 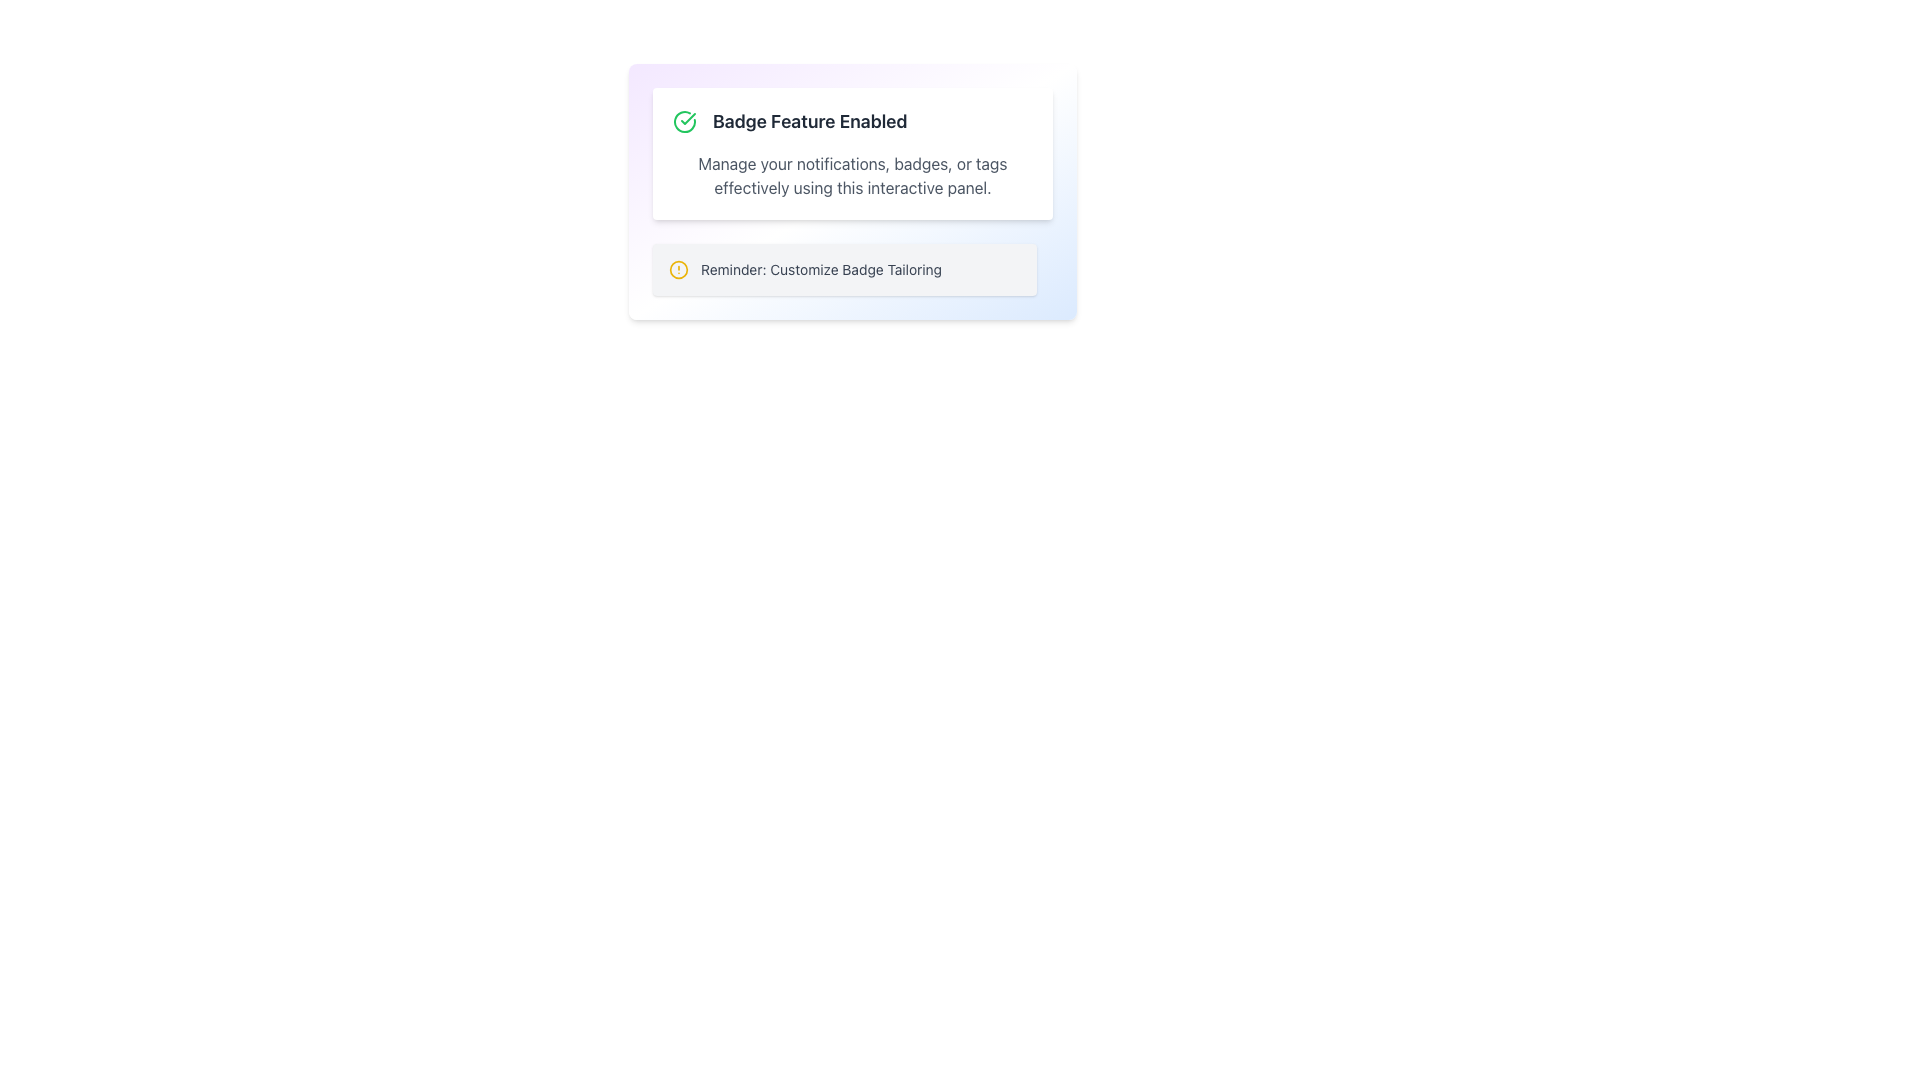 I want to click on the bold text label displaying 'Badge Feature Enabled', which is positioned to the right of a green checkmark icon in the upper section of the interface, so click(x=810, y=122).